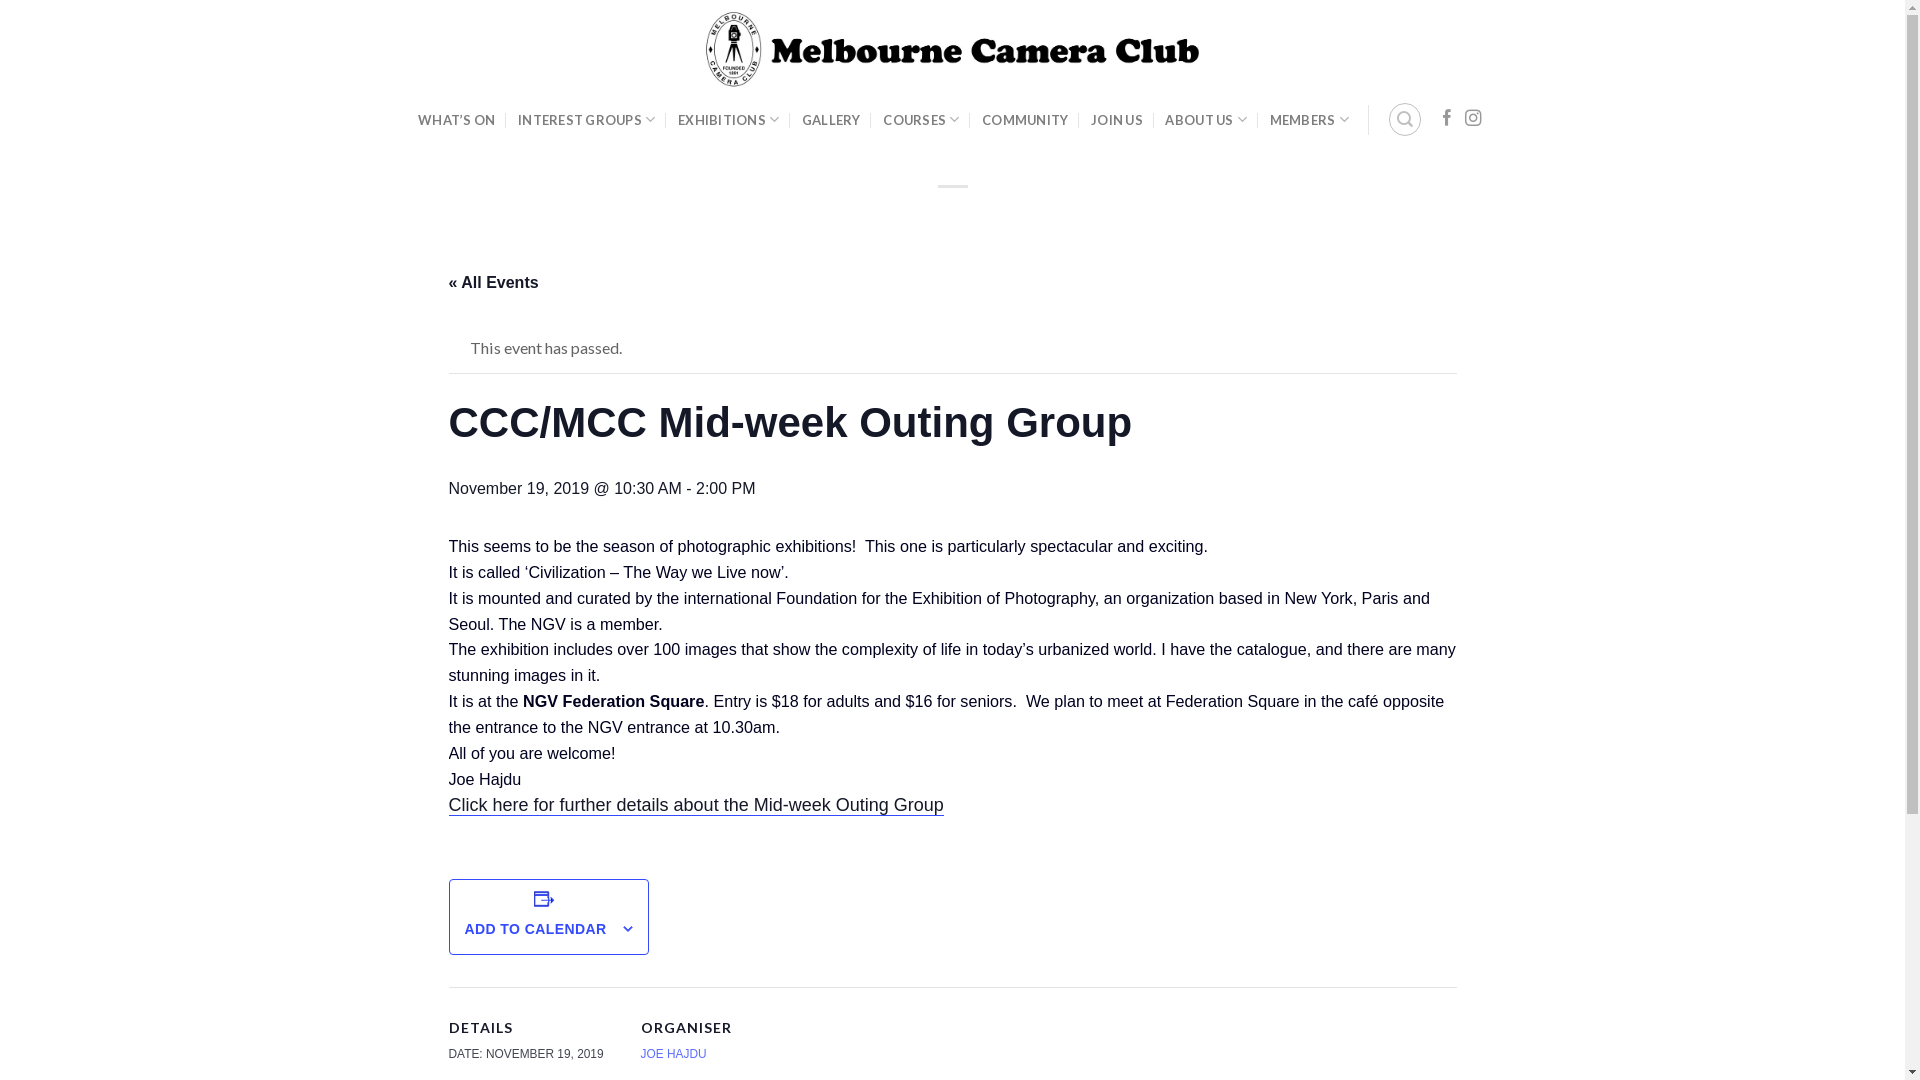 This screenshot has height=1080, width=1920. I want to click on 'MEMBERS', so click(1309, 119).